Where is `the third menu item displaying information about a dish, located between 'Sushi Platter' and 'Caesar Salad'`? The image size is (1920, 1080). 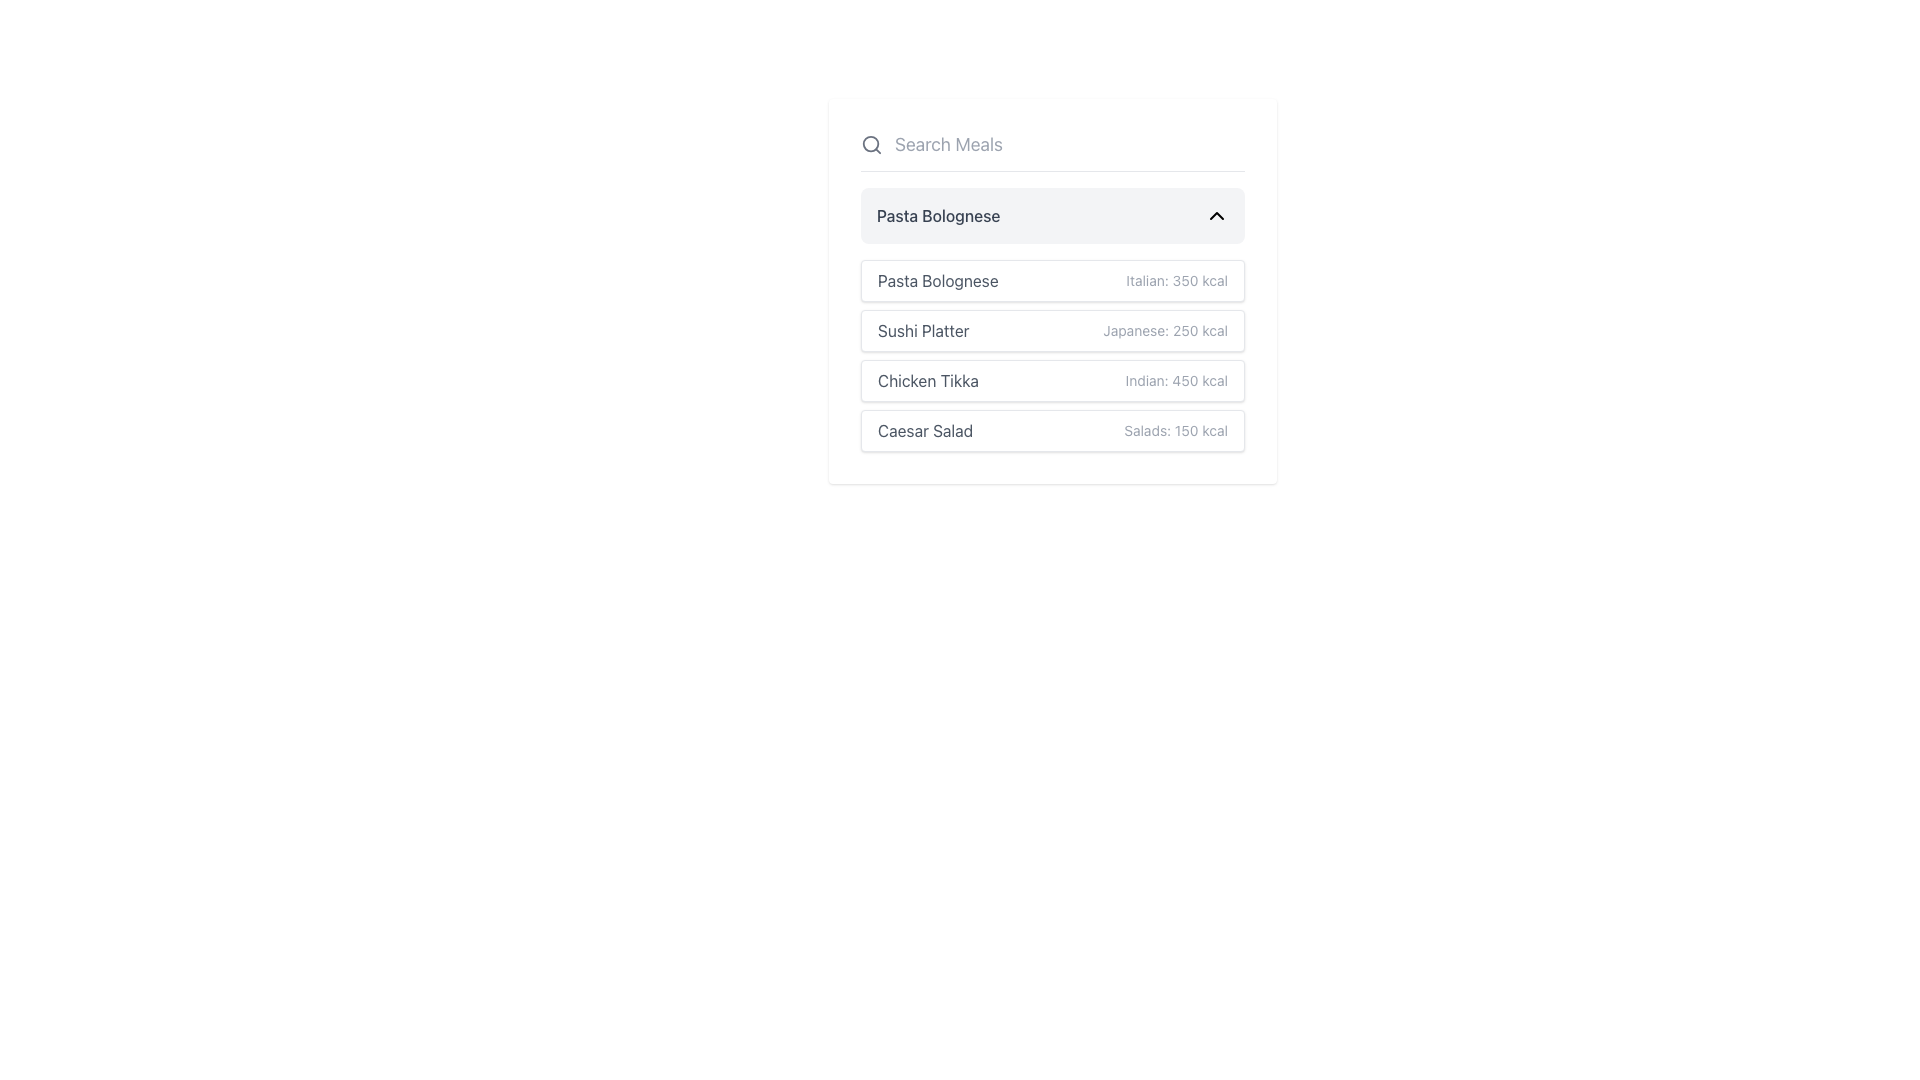
the third menu item displaying information about a dish, located between 'Sushi Platter' and 'Caesar Salad' is located at coordinates (1051, 381).